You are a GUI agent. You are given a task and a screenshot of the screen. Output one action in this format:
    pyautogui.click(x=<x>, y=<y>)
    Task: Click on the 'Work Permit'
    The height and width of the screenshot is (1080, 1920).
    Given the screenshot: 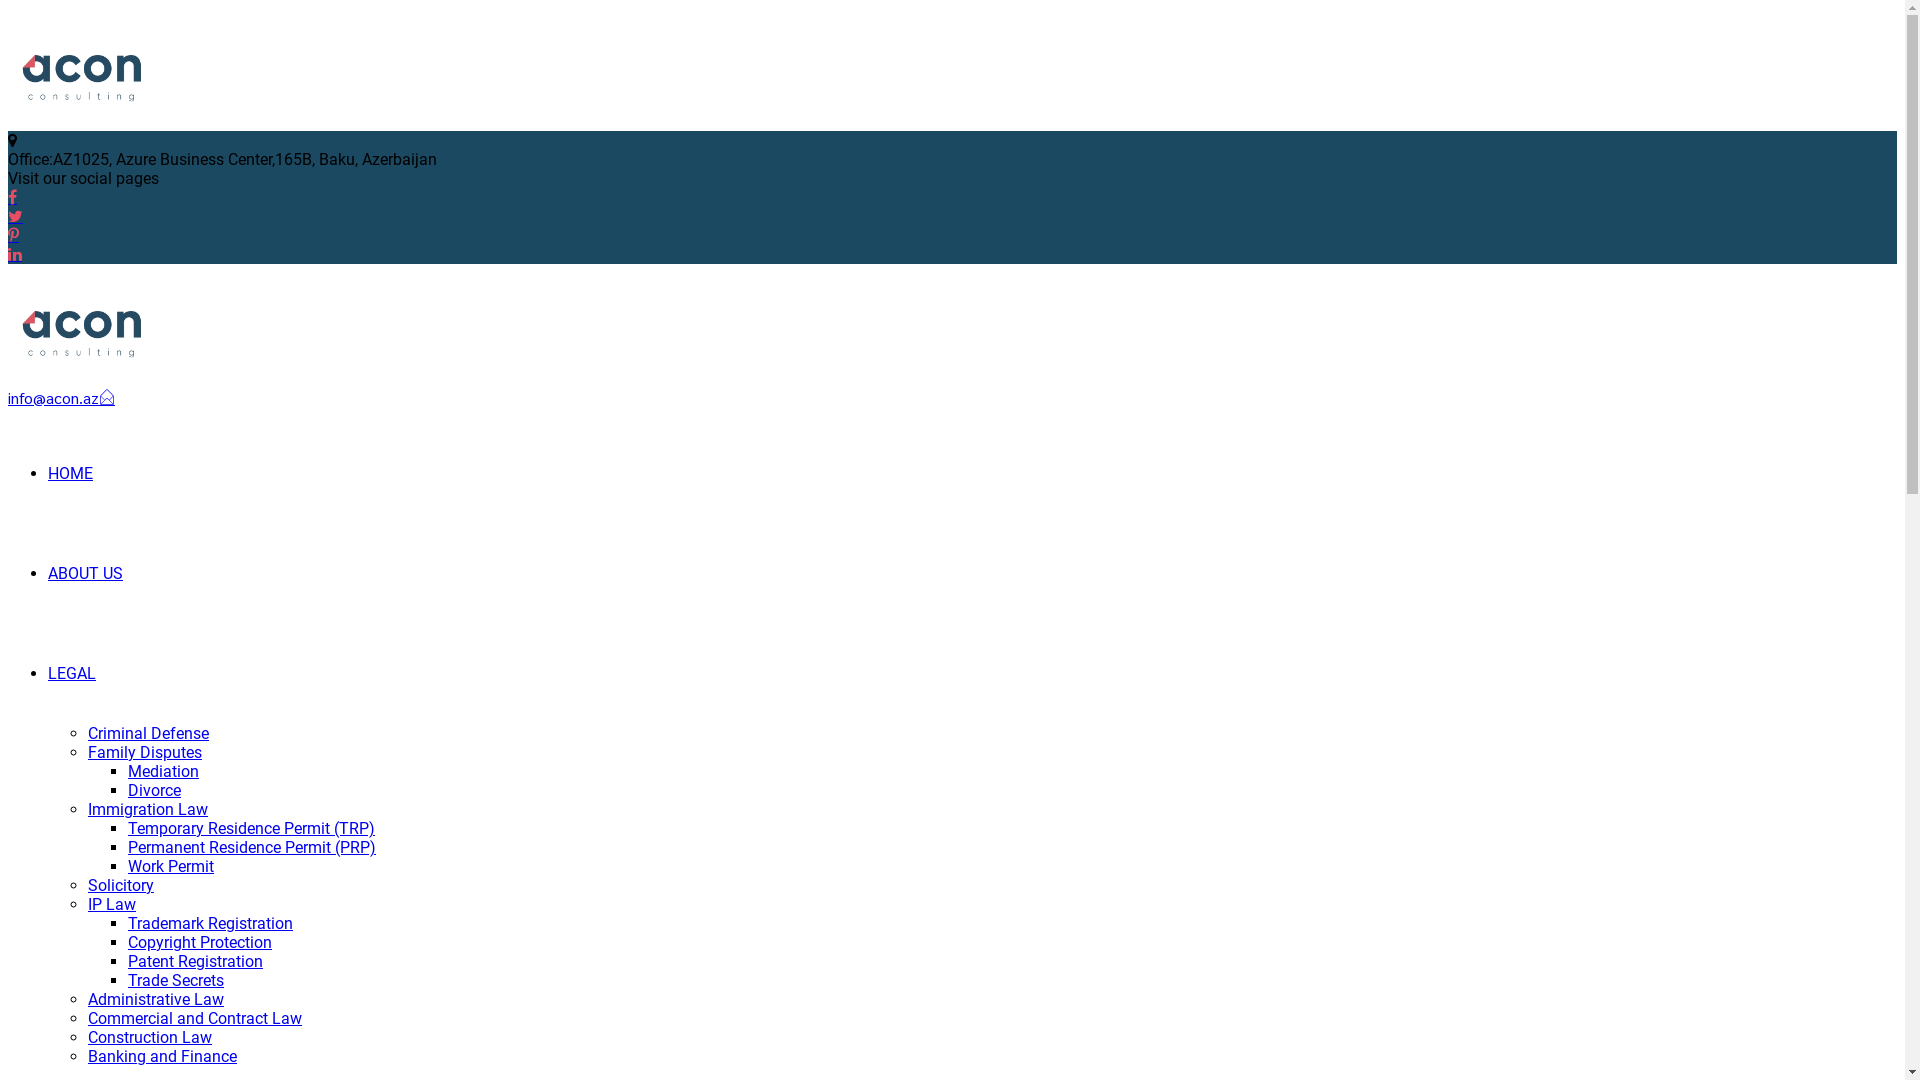 What is the action you would take?
    pyautogui.click(x=171, y=865)
    